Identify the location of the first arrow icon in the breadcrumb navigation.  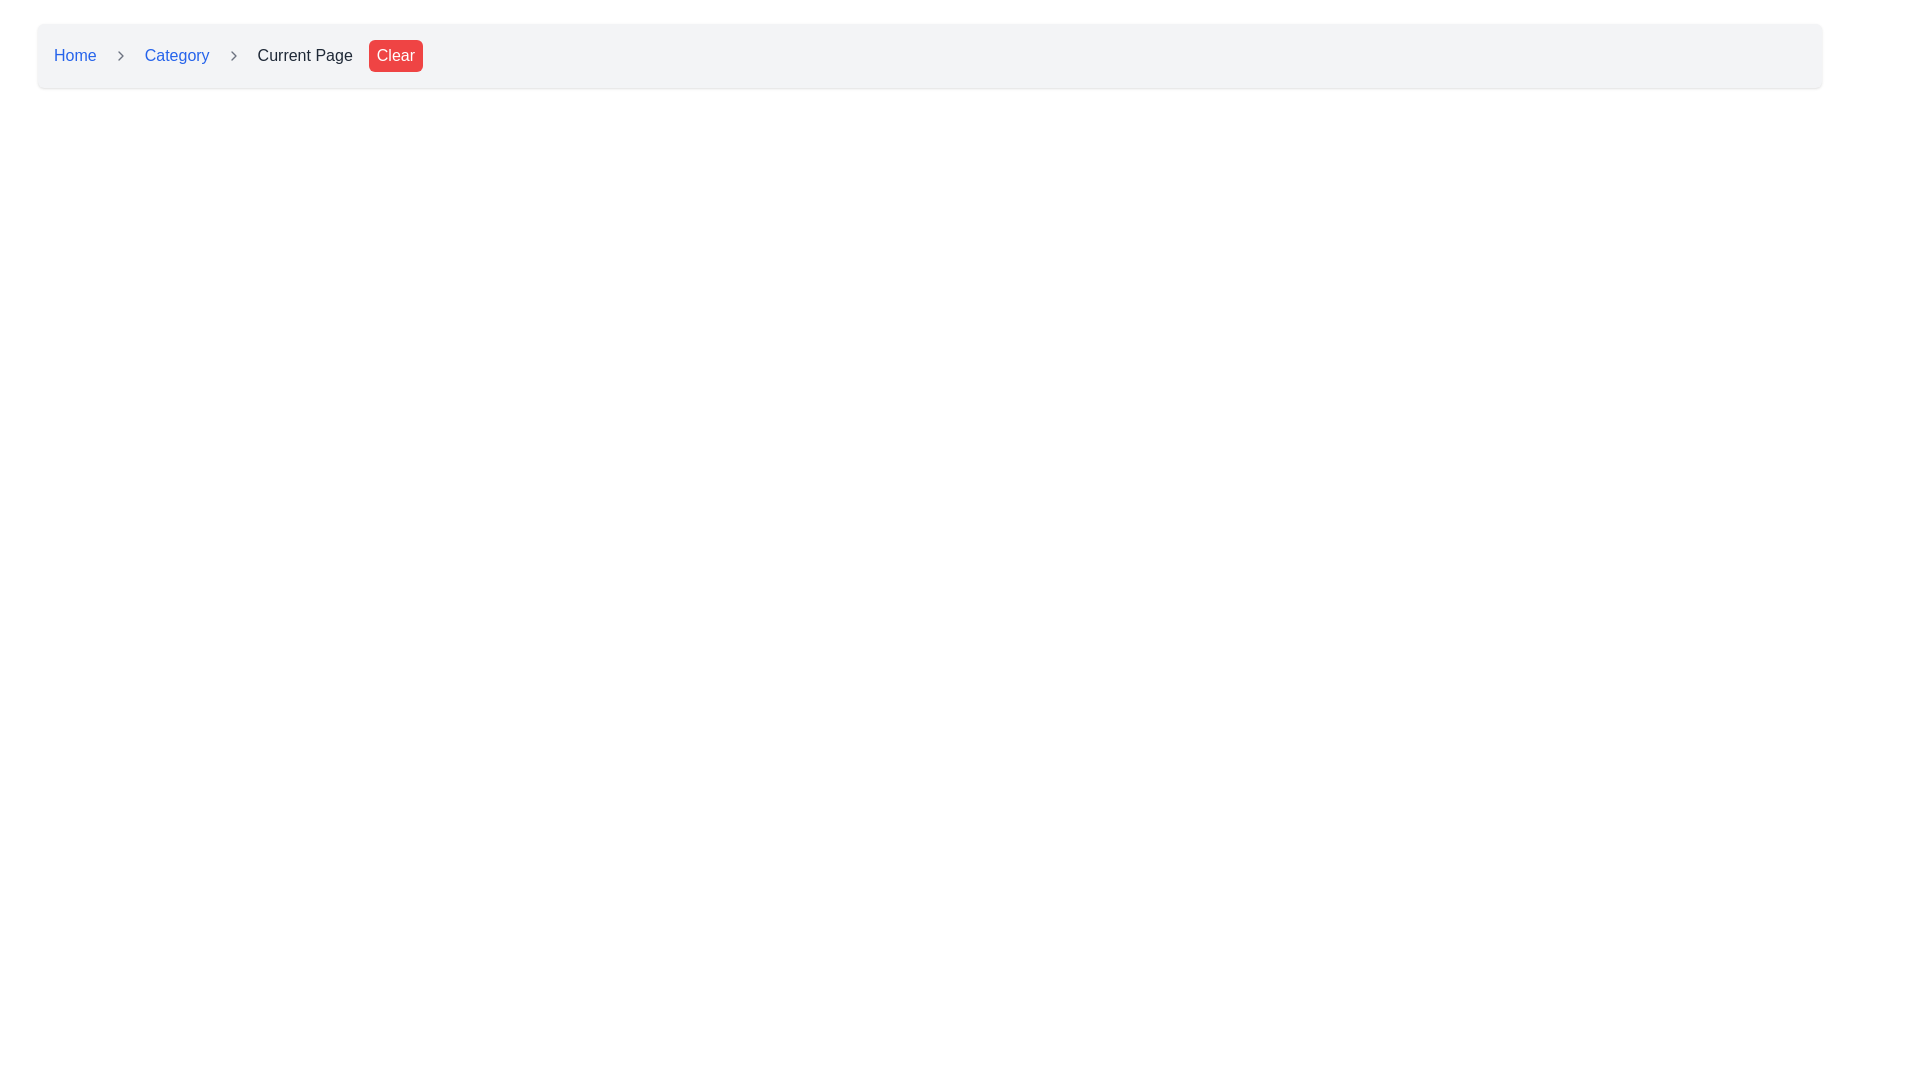
(119, 55).